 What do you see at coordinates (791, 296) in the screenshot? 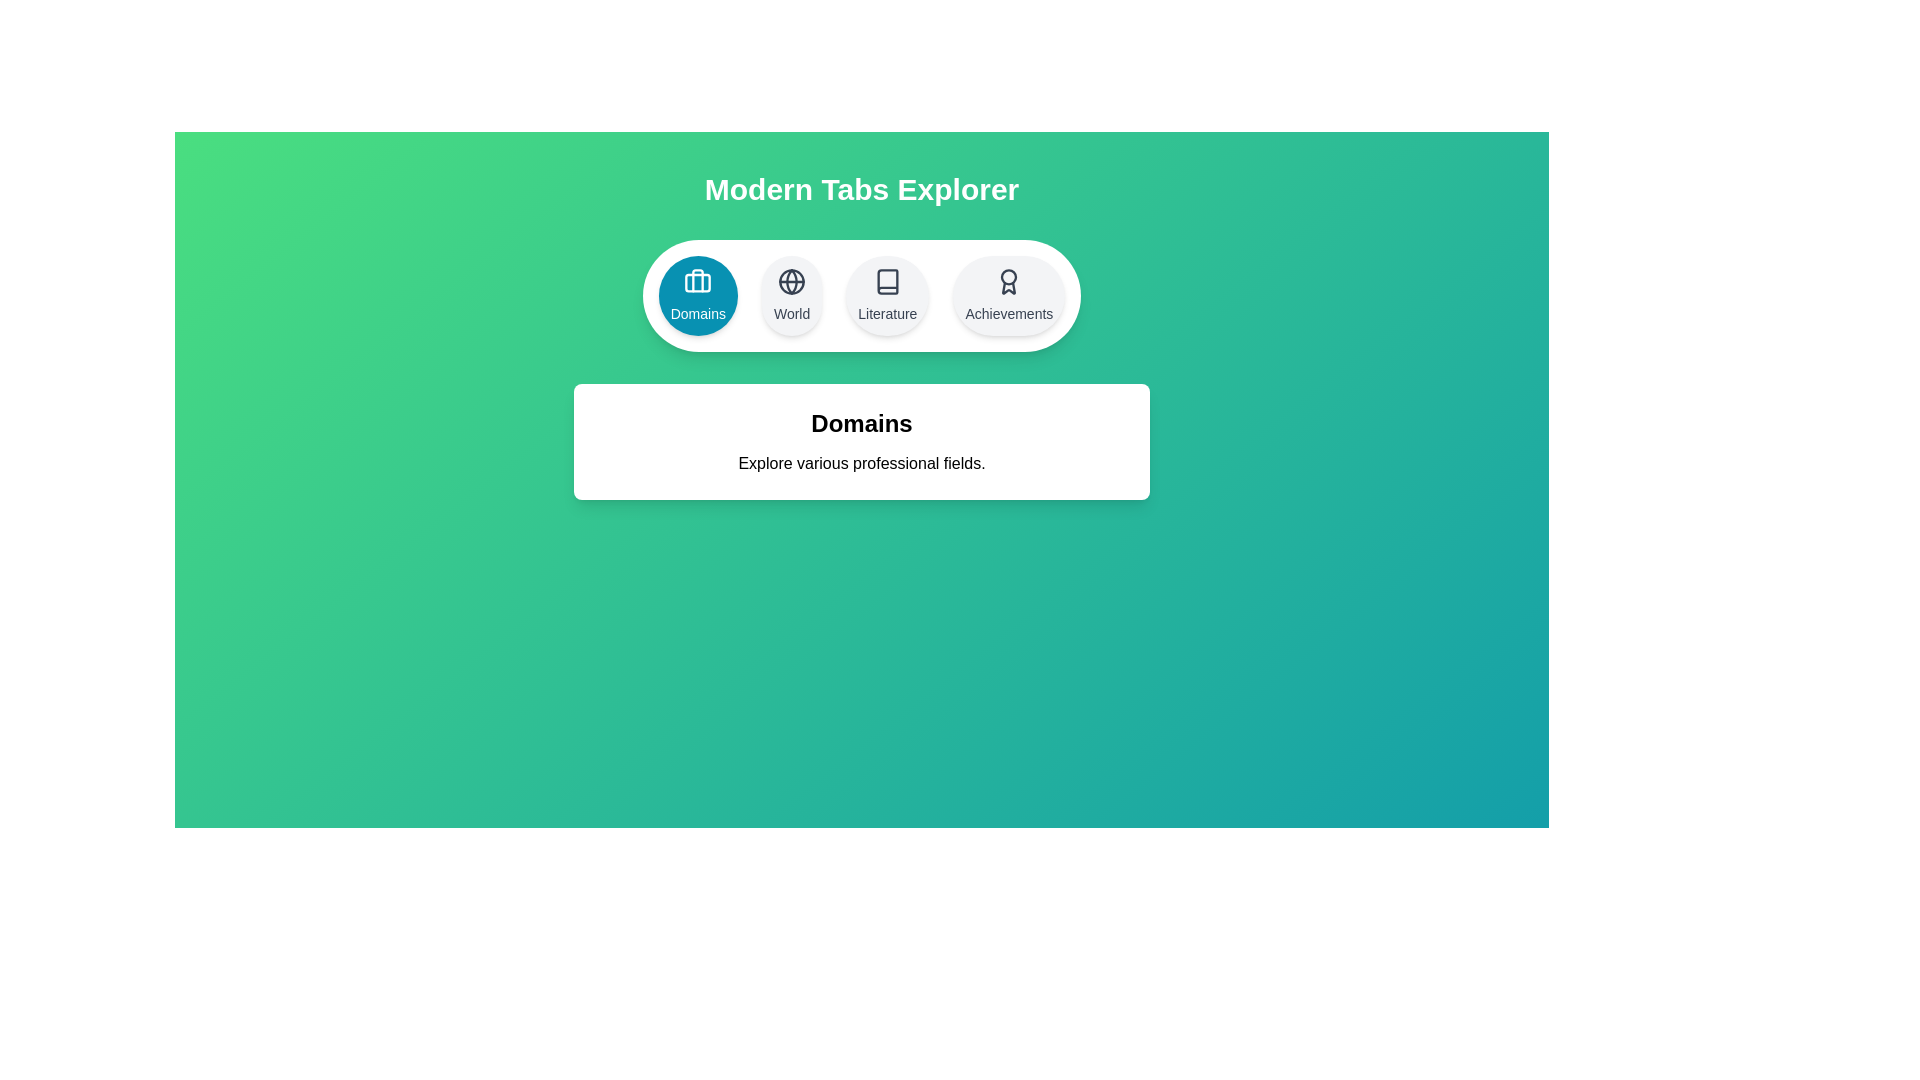
I see `the tab labeled World` at bounding box center [791, 296].